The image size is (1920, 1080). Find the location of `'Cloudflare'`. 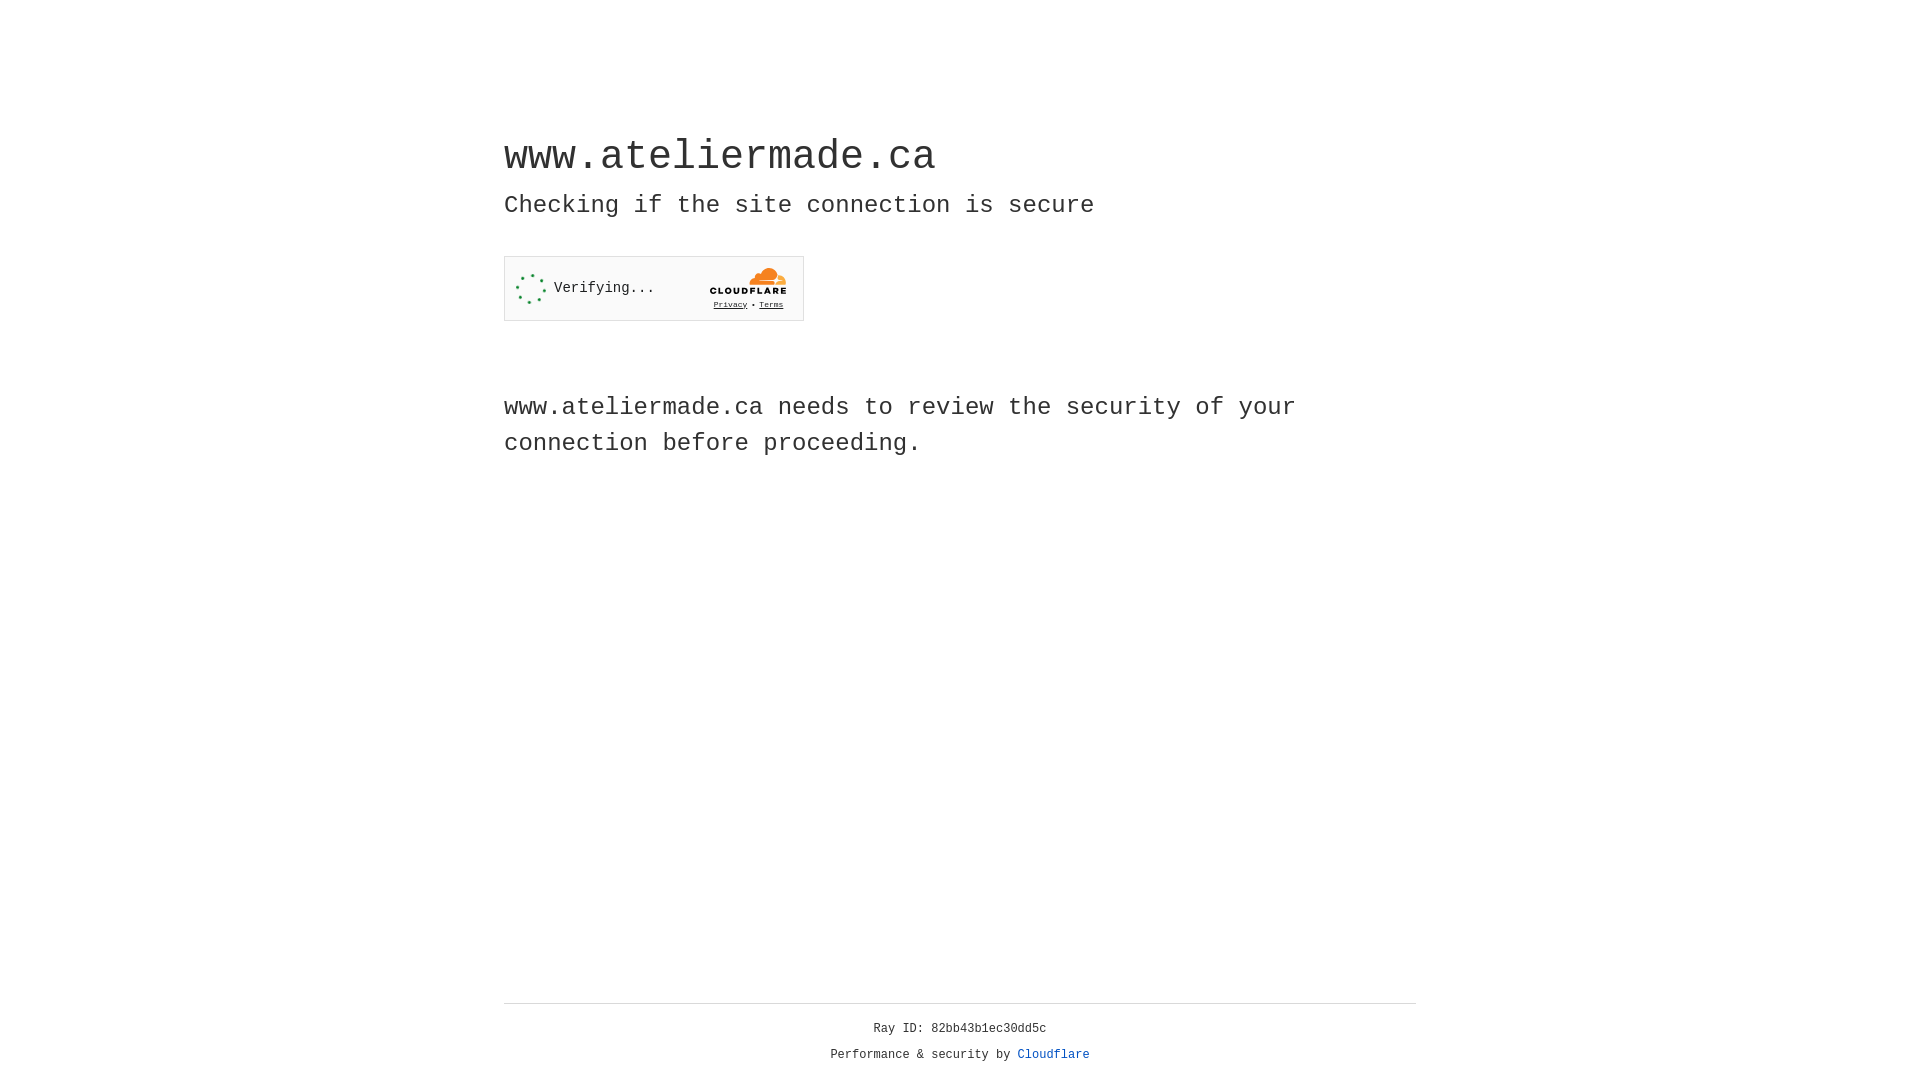

'Cloudflare' is located at coordinates (1053, 1054).